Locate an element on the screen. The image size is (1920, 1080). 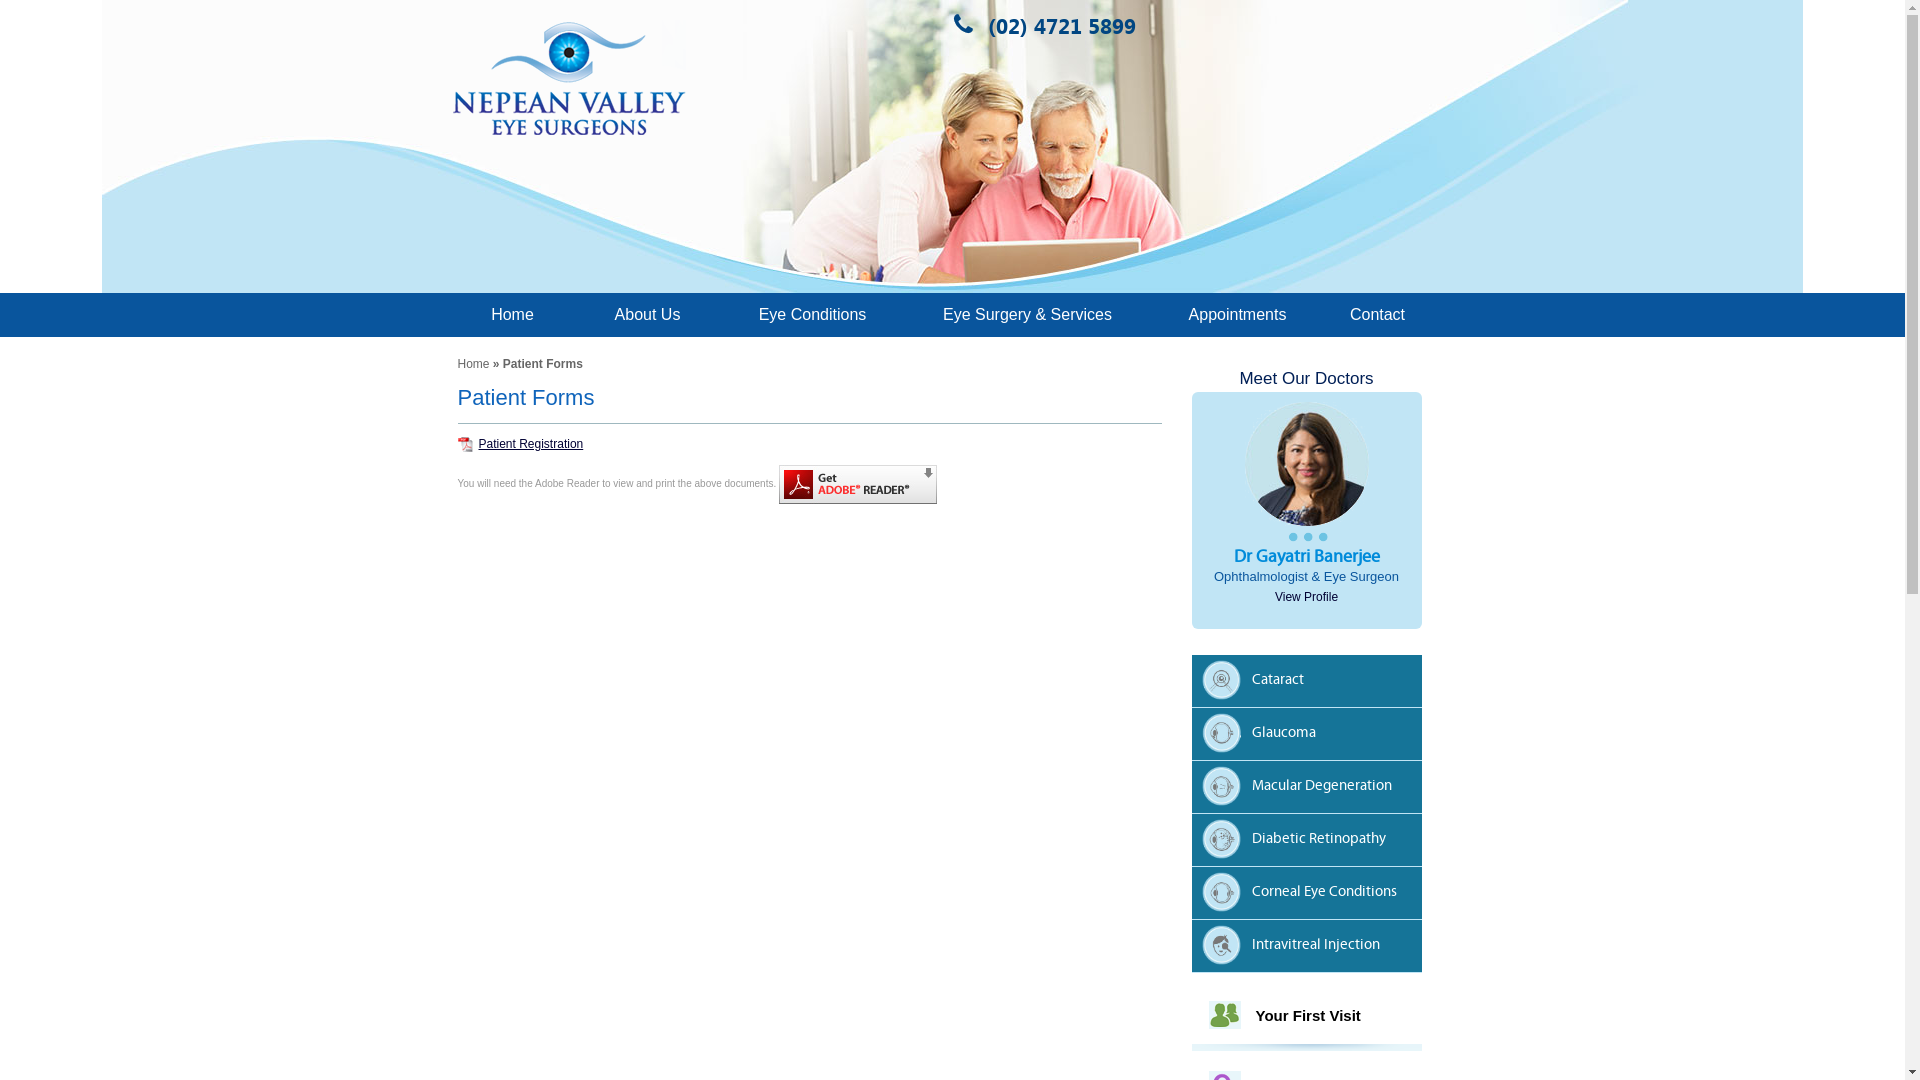
'Dr Gayatri Banerjee' is located at coordinates (1232, 556).